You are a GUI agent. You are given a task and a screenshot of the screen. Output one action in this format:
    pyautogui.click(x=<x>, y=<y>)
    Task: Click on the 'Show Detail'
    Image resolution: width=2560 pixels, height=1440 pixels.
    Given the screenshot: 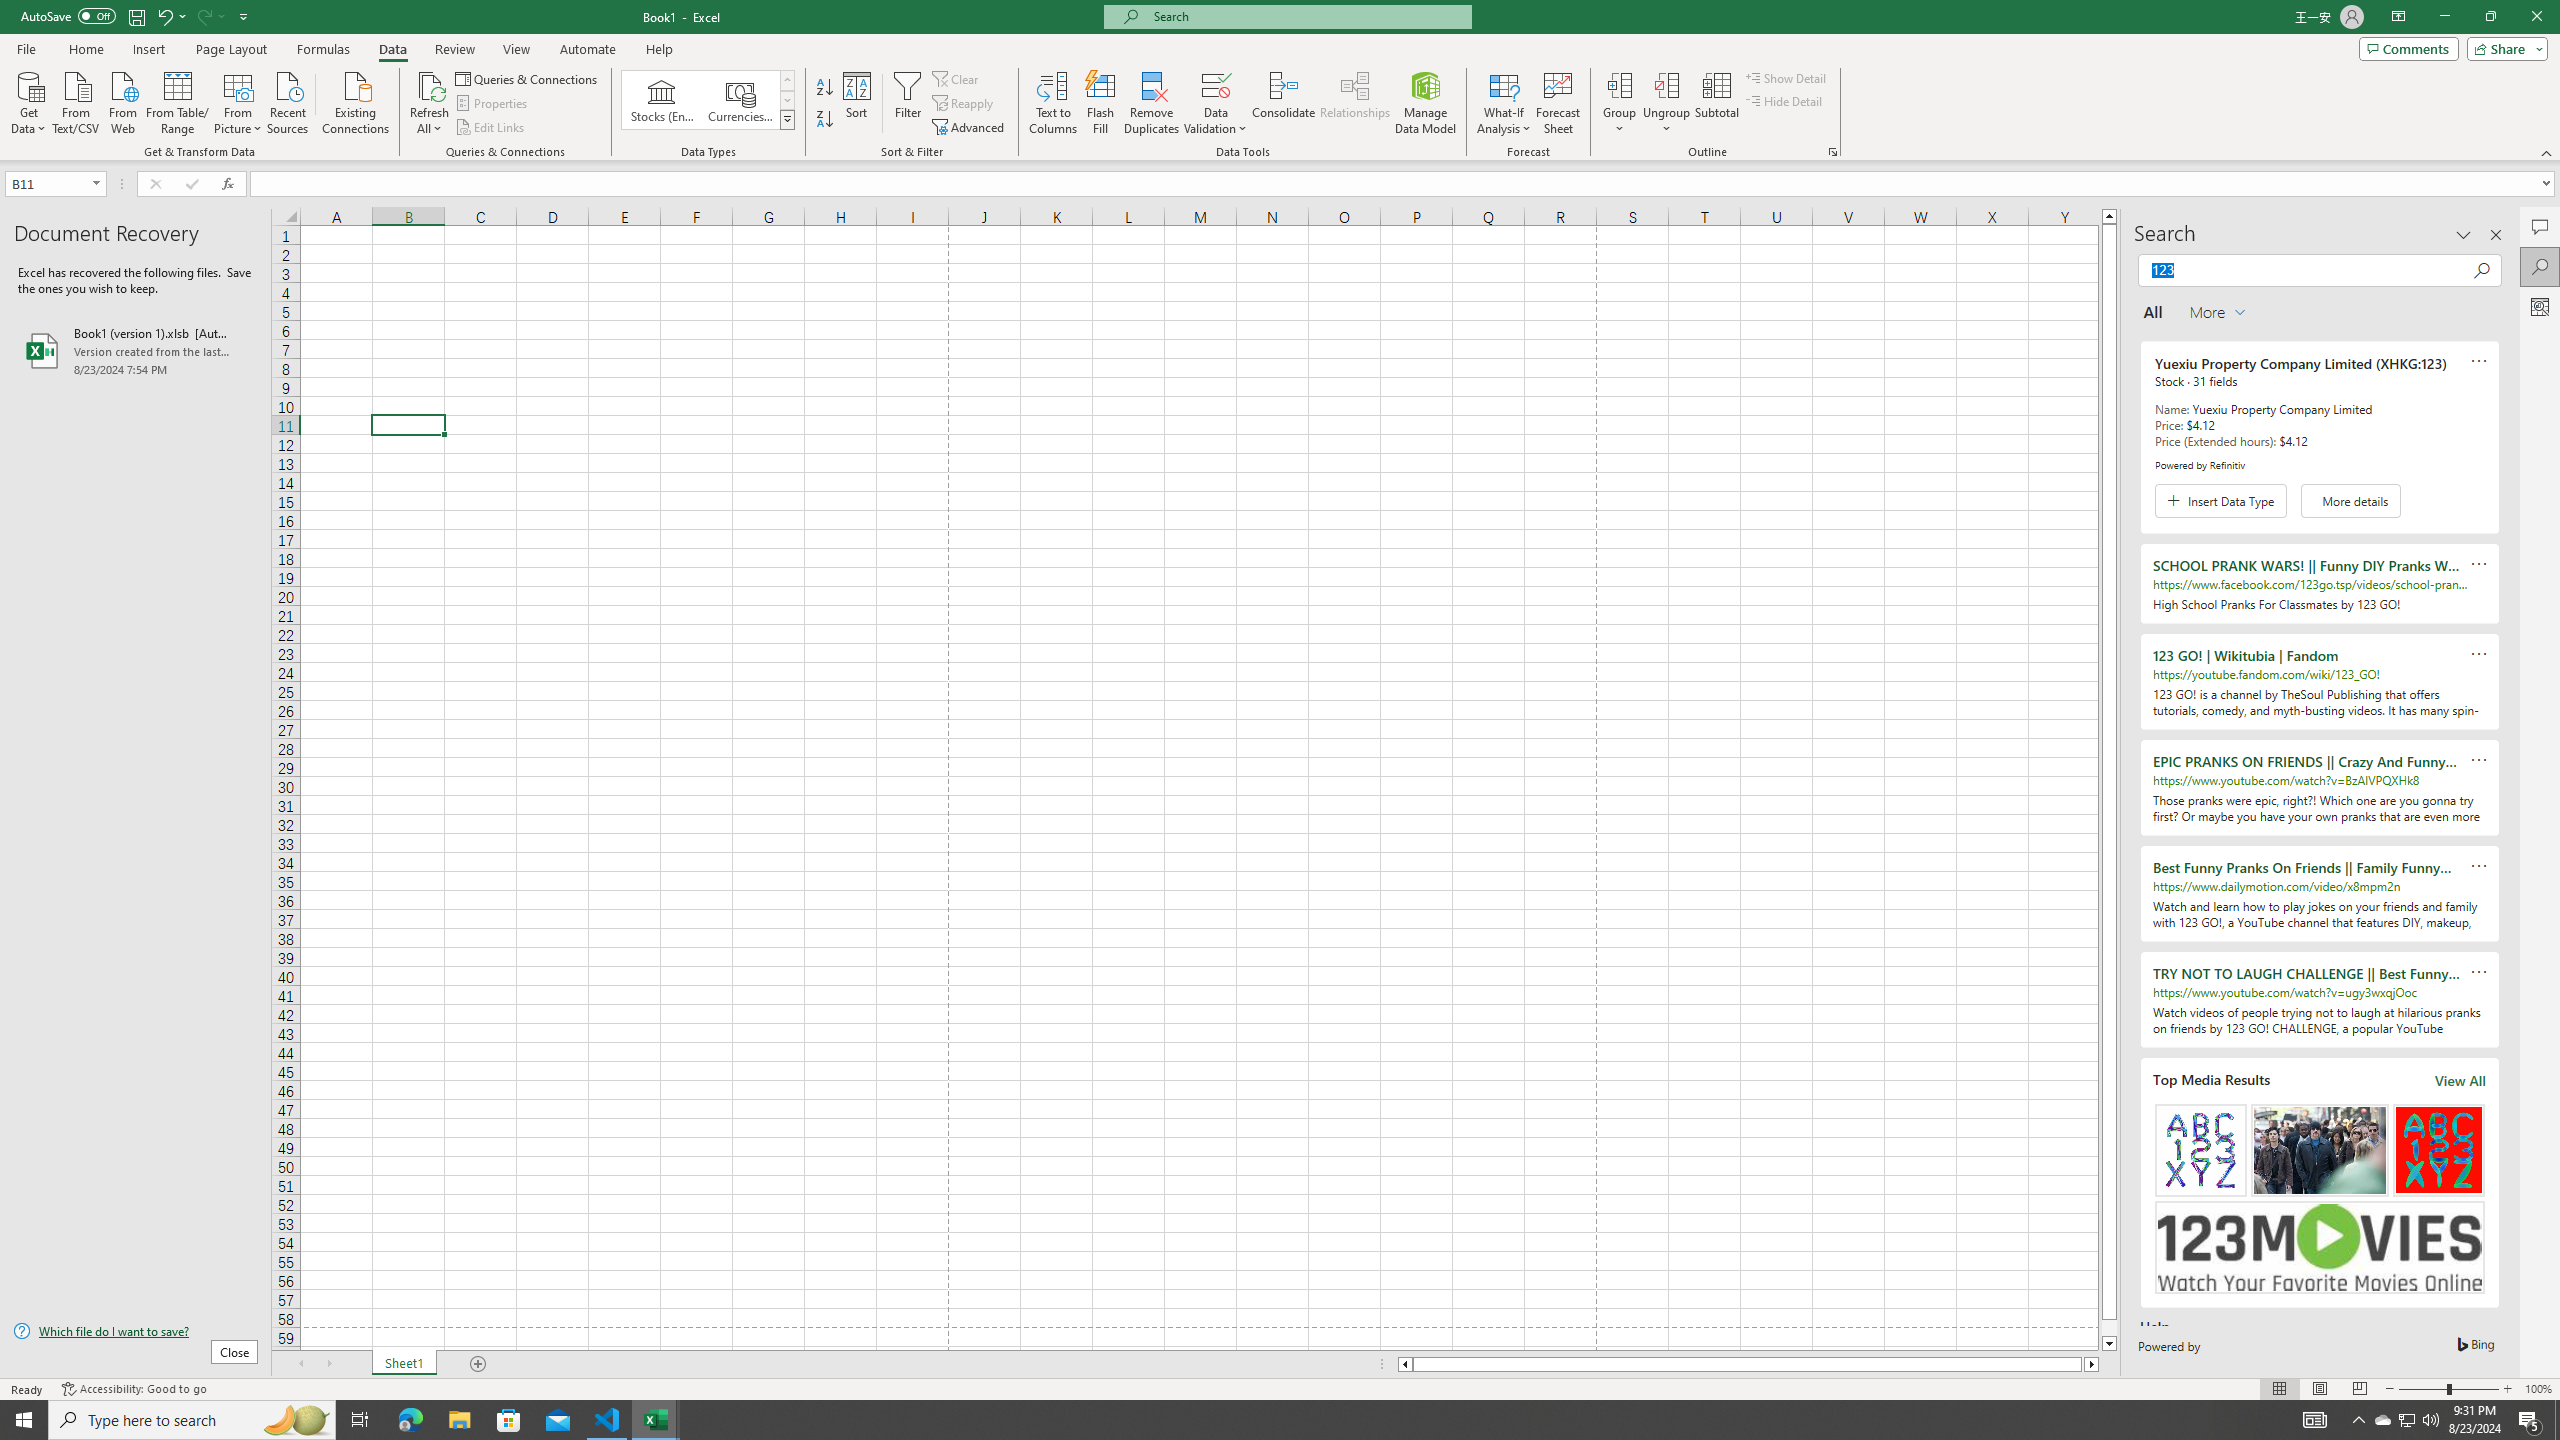 What is the action you would take?
    pyautogui.click(x=1785, y=77)
    